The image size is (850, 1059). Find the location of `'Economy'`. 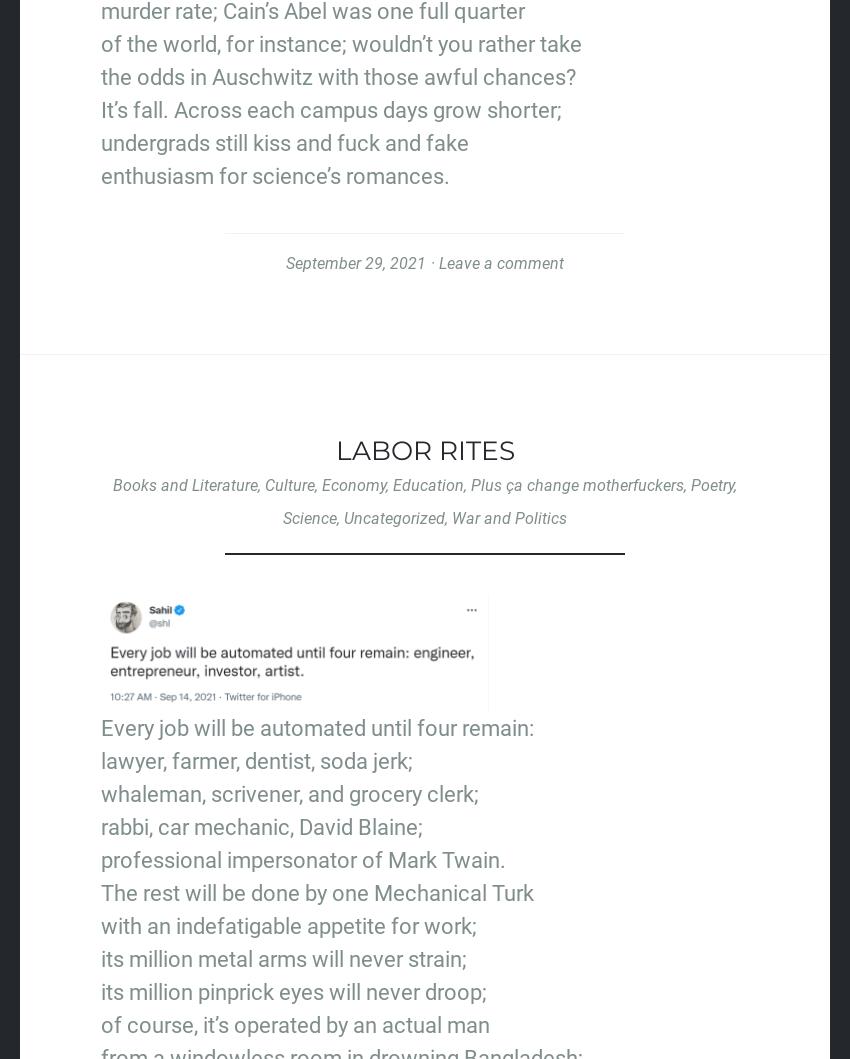

'Economy' is located at coordinates (353, 485).